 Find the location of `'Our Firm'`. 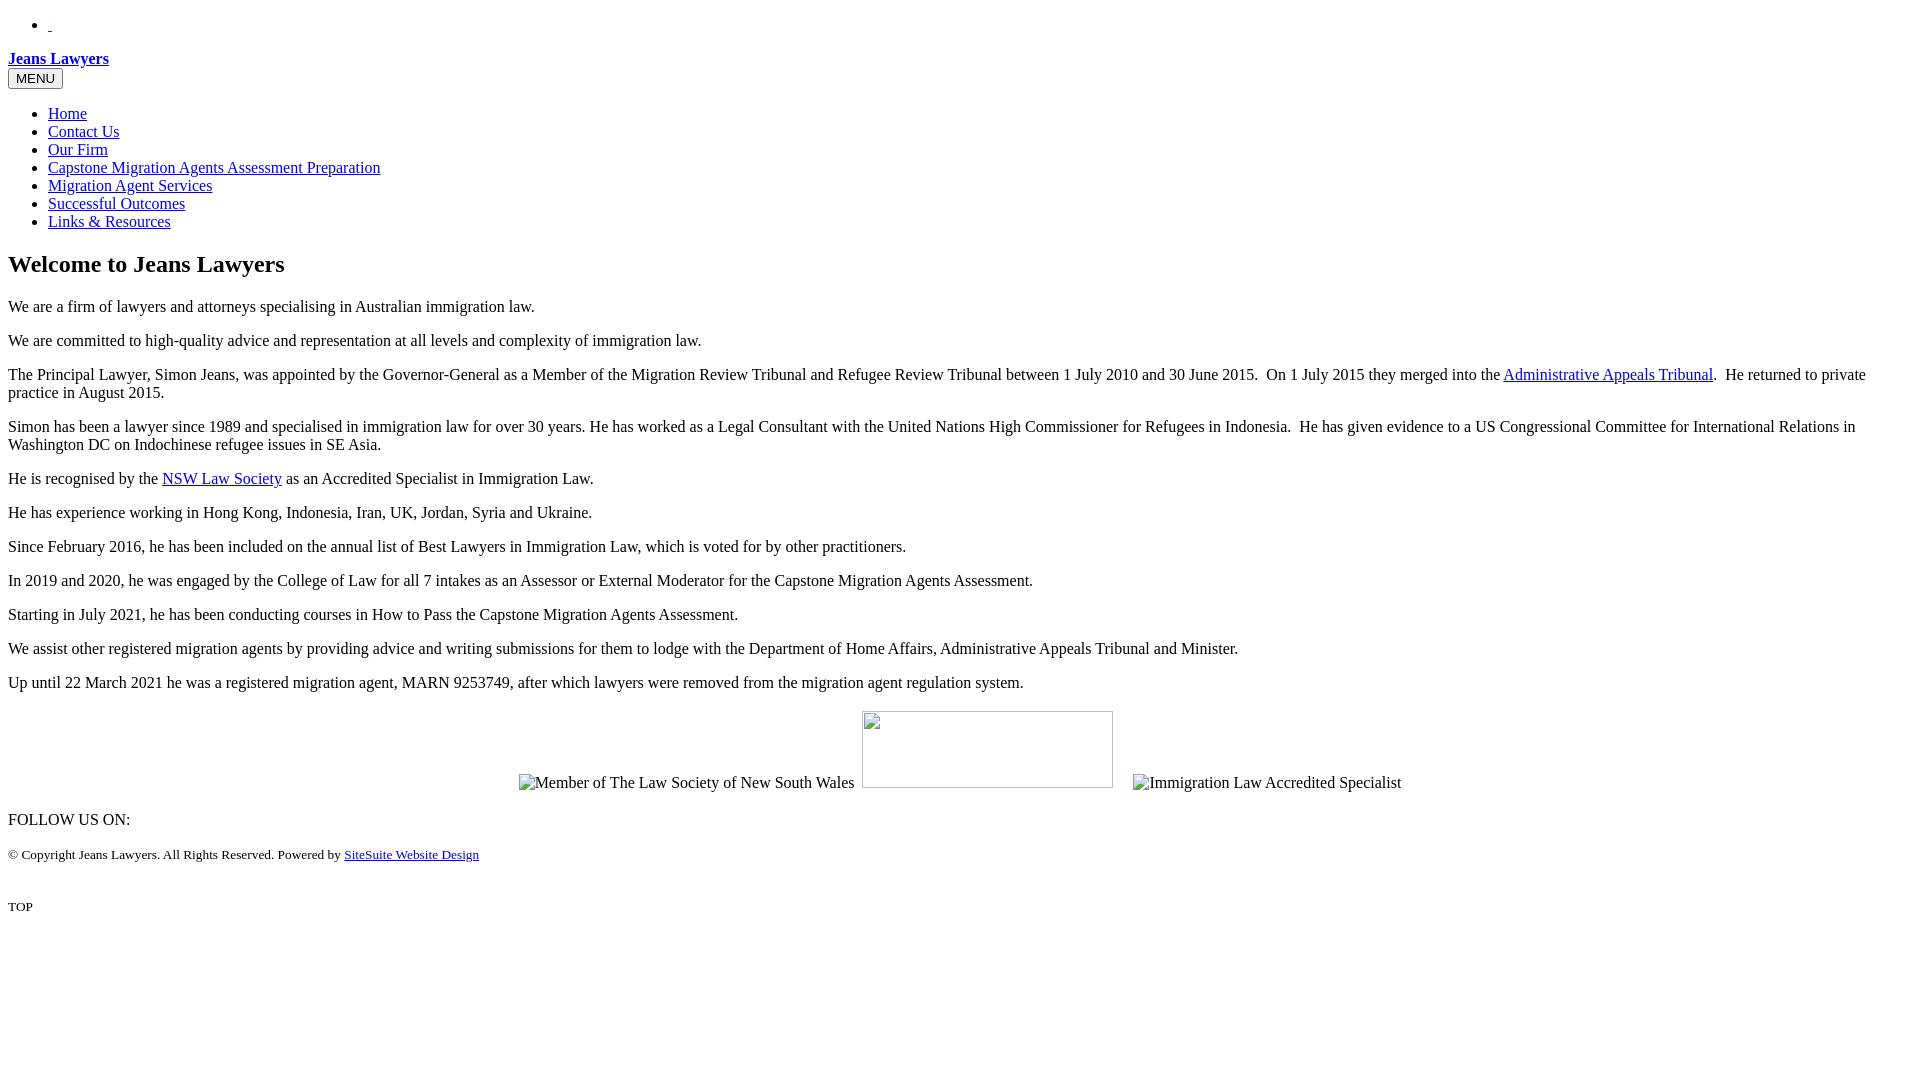

'Our Firm' is located at coordinates (77, 148).